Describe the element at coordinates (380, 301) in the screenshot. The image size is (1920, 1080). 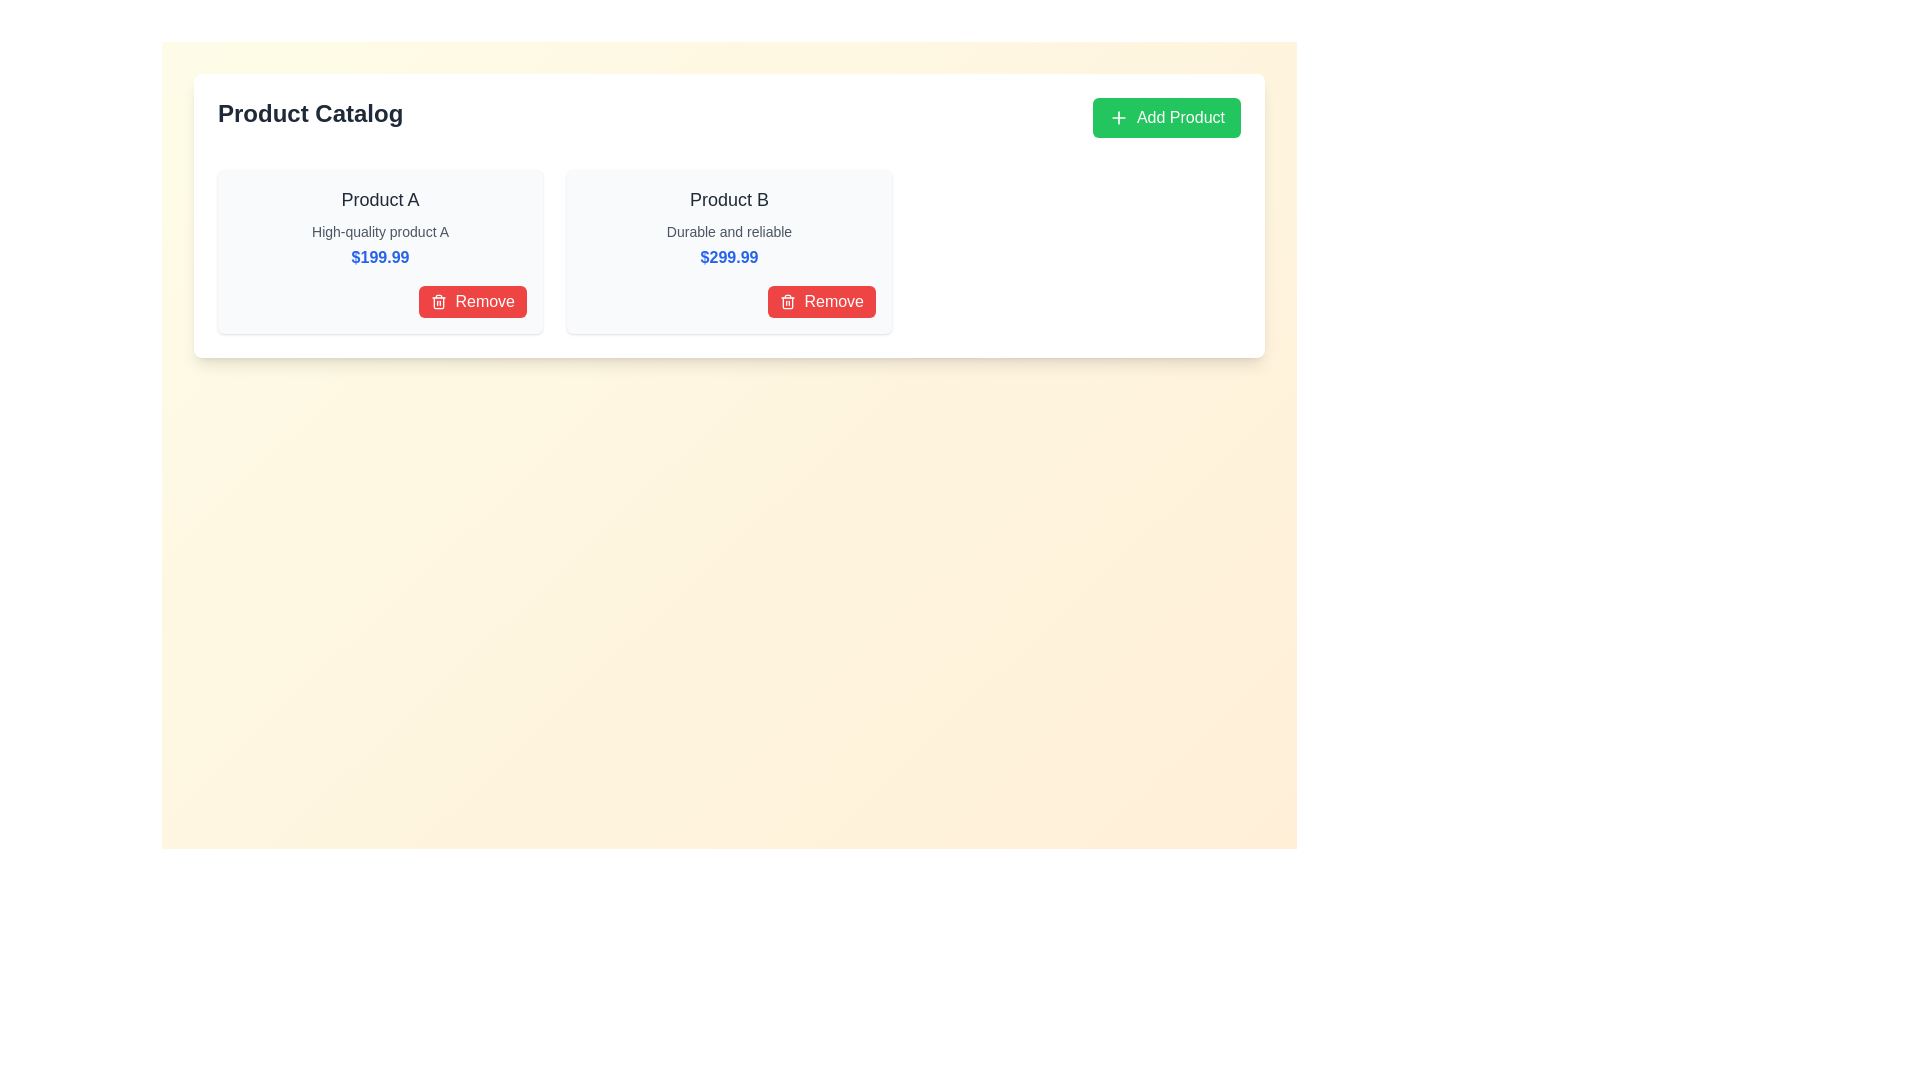
I see `the button located at the bottom-right corner of the card for 'Product A'` at that location.